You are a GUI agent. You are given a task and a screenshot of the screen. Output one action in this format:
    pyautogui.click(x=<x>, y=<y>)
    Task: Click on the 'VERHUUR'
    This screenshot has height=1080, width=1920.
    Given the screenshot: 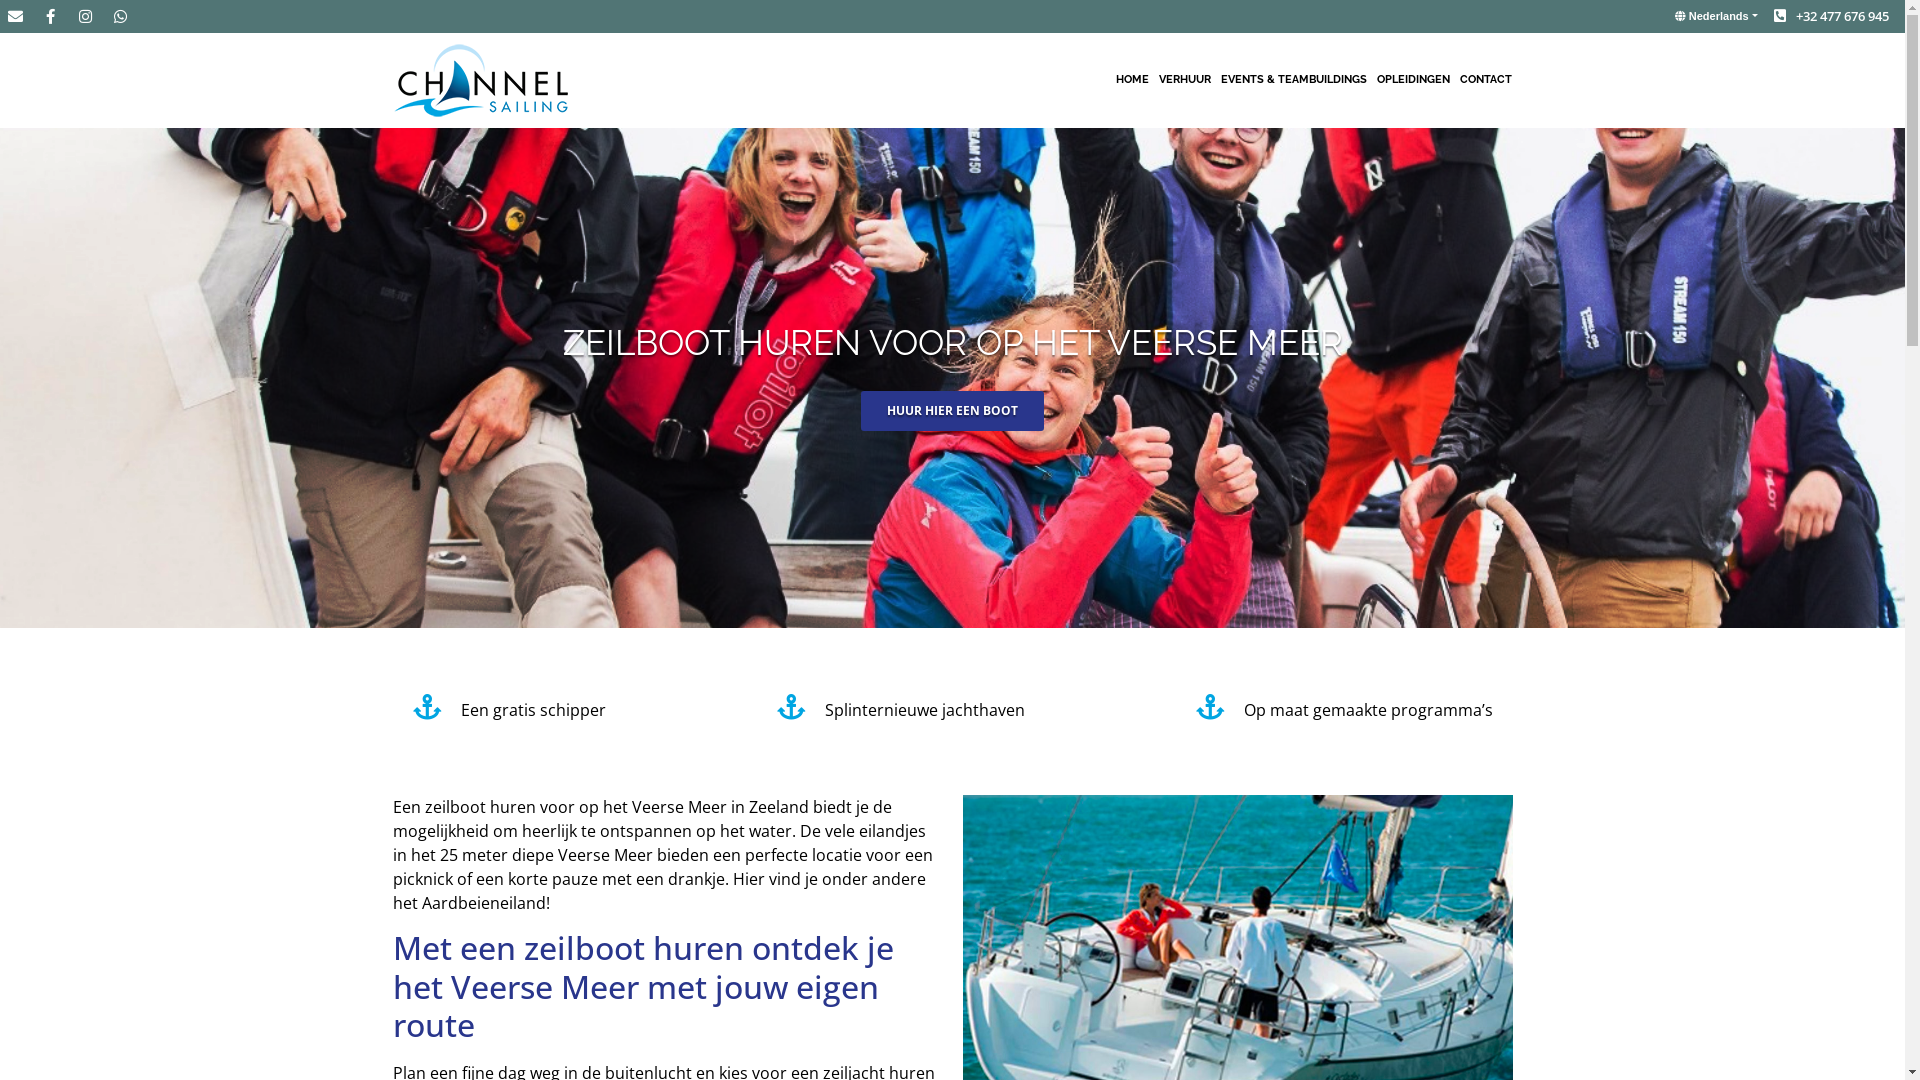 What is the action you would take?
    pyautogui.click(x=1185, y=79)
    